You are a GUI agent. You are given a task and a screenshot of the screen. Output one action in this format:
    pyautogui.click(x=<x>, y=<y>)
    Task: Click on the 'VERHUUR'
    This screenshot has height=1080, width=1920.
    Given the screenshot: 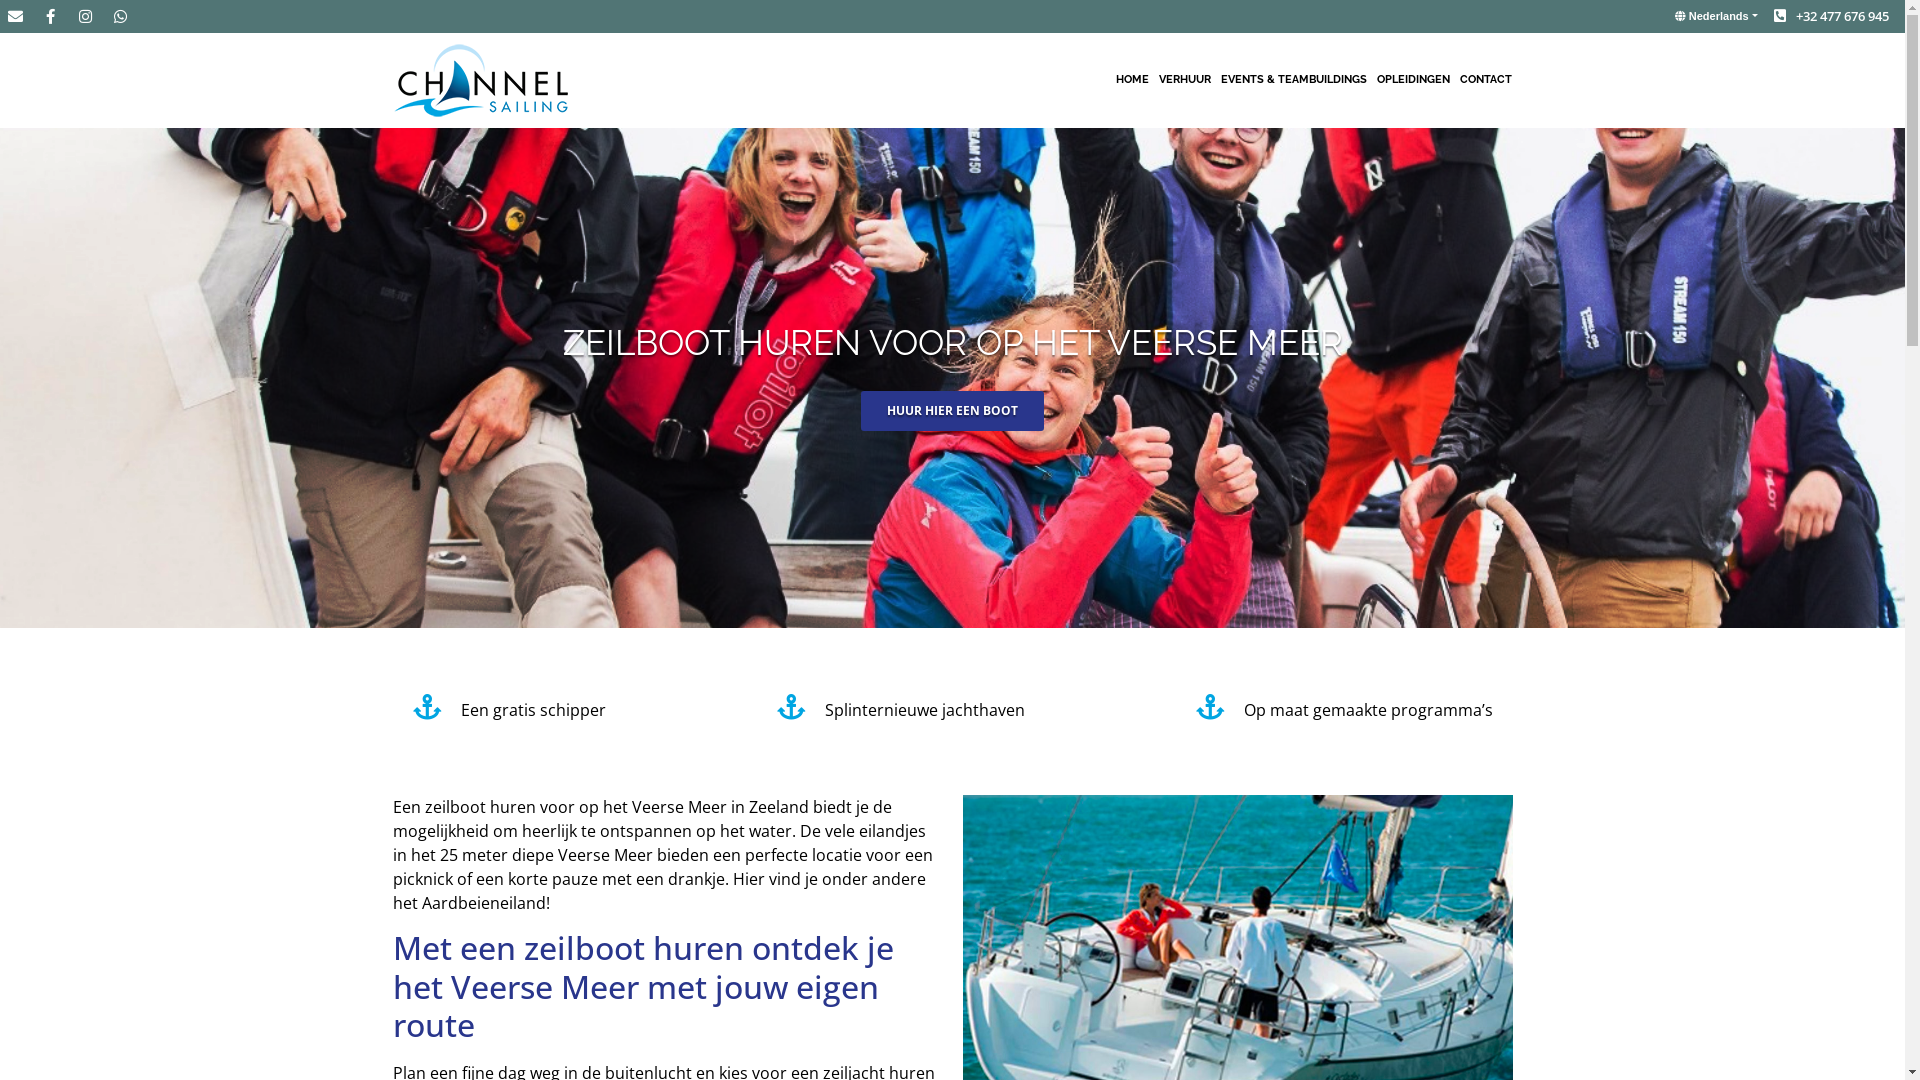 What is the action you would take?
    pyautogui.click(x=1185, y=79)
    